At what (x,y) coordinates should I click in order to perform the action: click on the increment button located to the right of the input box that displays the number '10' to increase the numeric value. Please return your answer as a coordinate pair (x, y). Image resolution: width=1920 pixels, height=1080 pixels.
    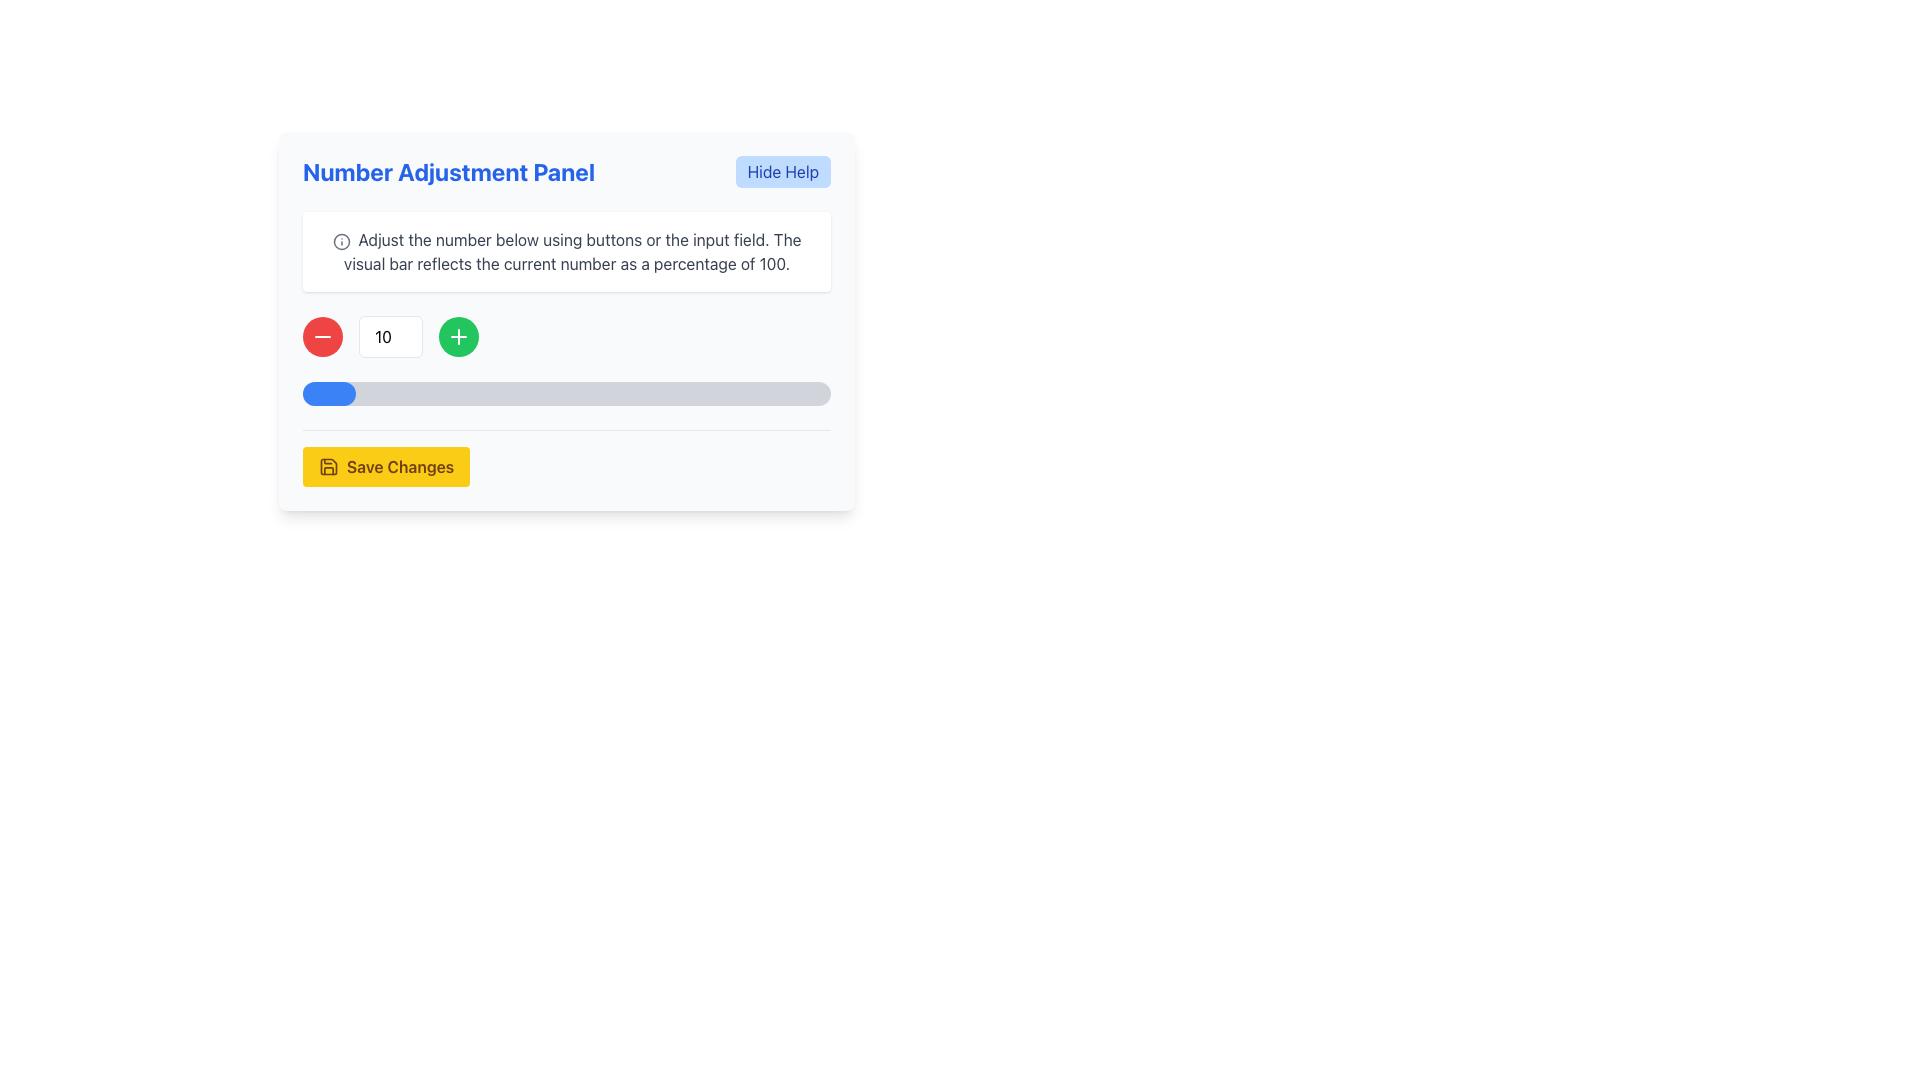
    Looking at the image, I should click on (458, 335).